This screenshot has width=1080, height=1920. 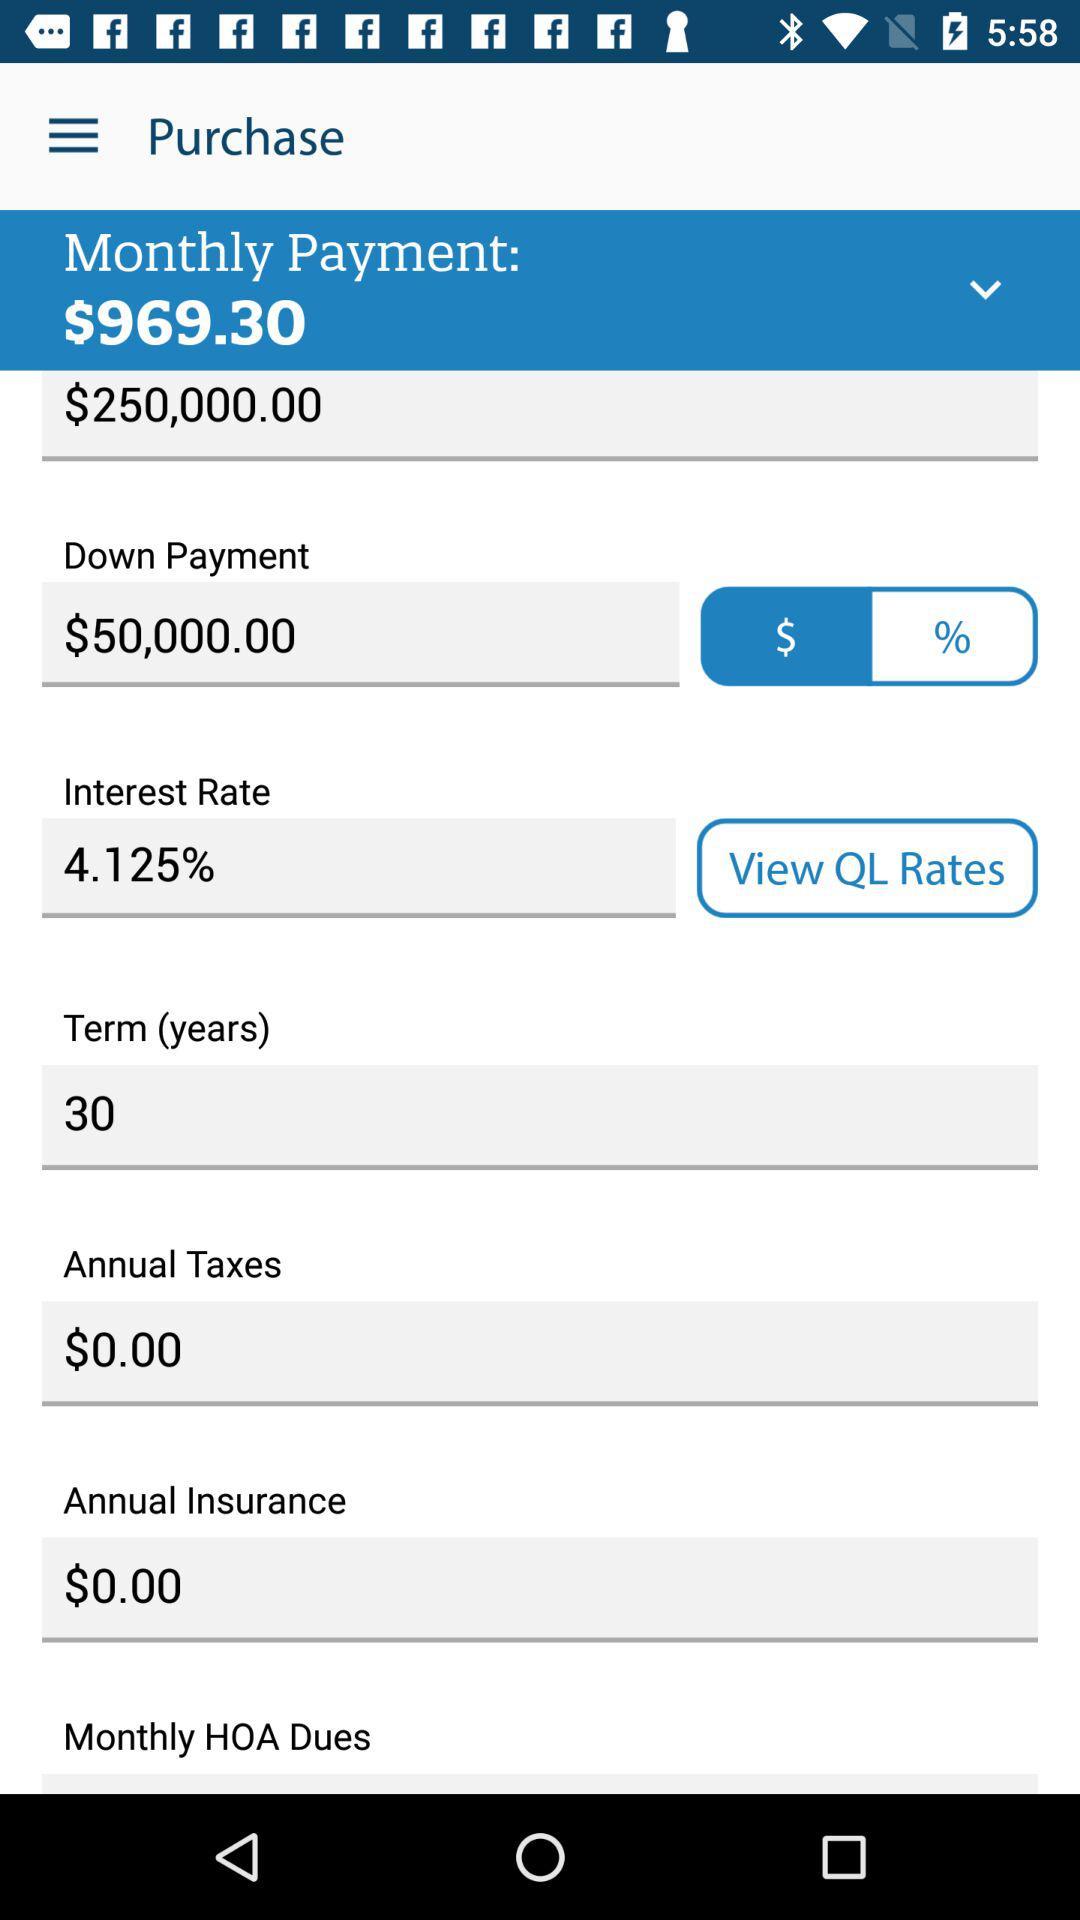 I want to click on icon to the left of purchase, so click(x=72, y=135).